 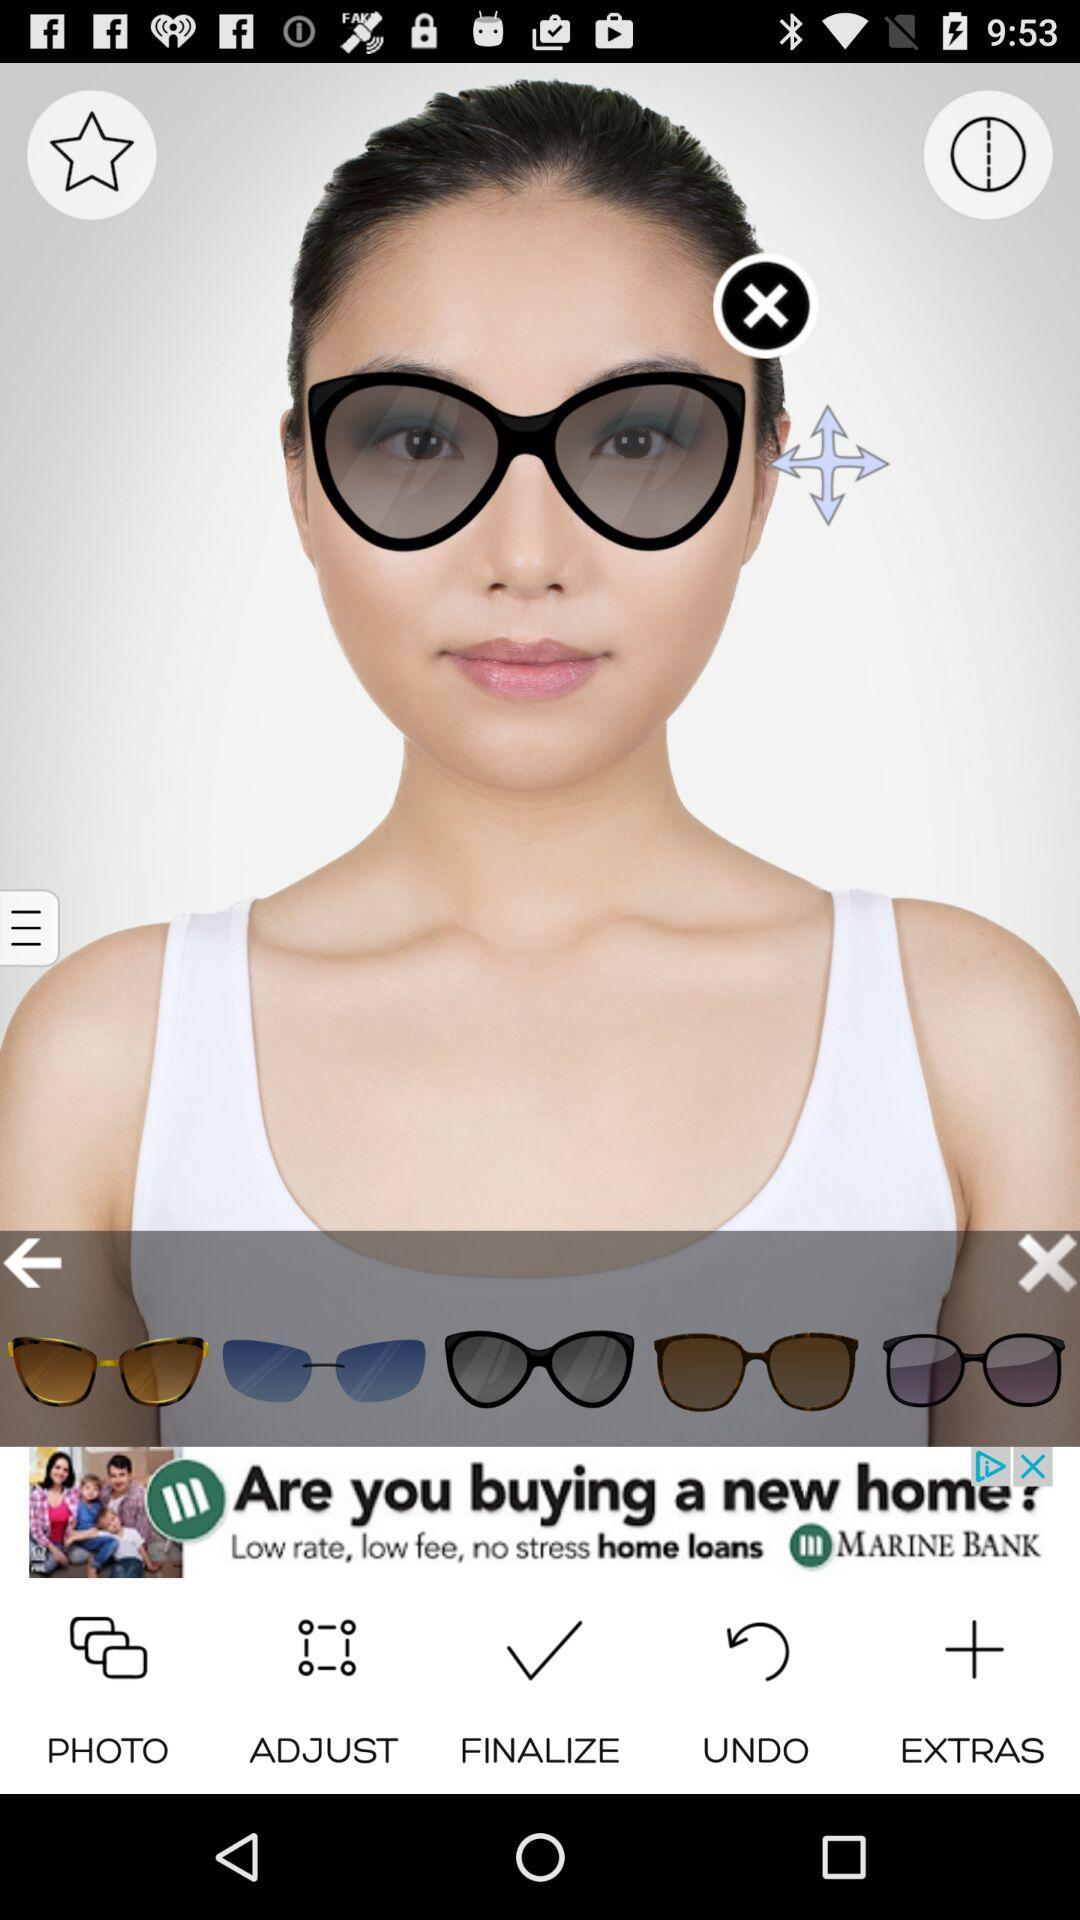 I want to click on mark as favorite, so click(x=91, y=153).